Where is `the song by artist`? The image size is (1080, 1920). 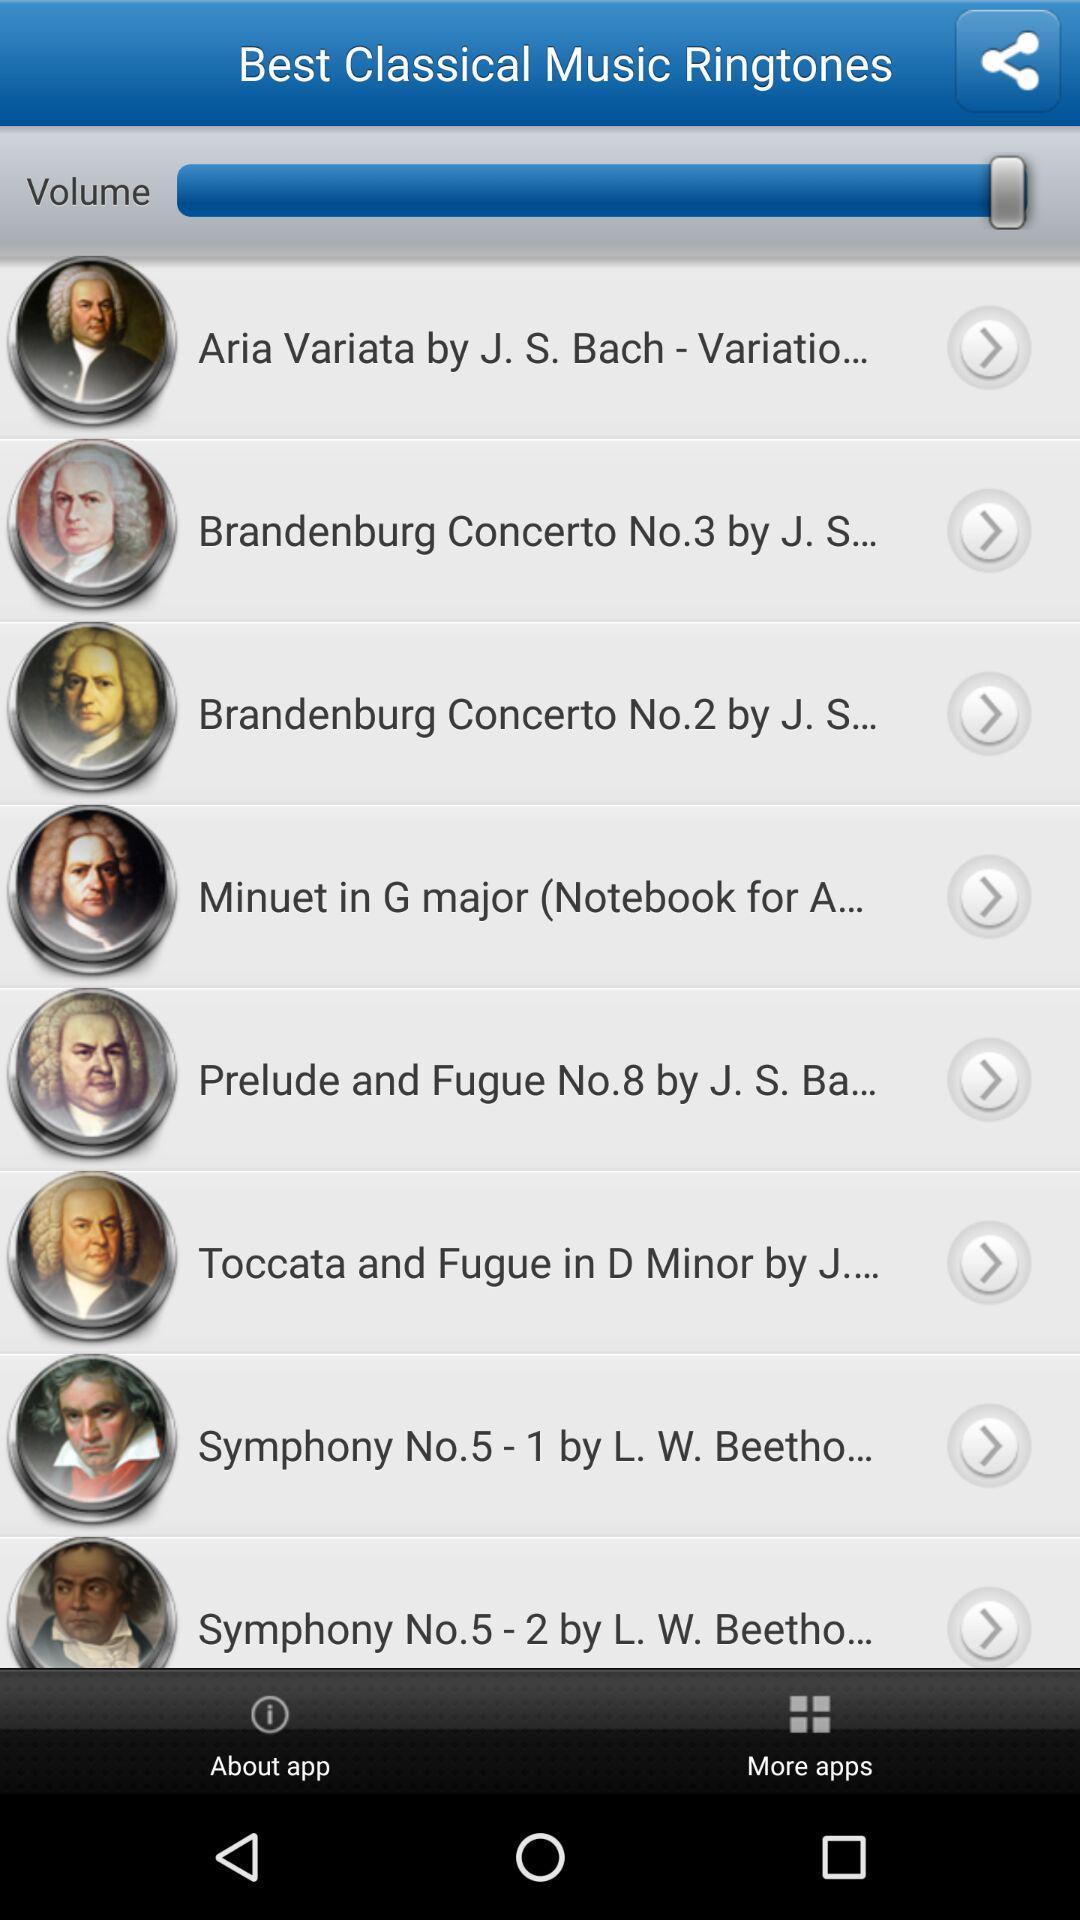 the song by artist is located at coordinates (987, 1260).